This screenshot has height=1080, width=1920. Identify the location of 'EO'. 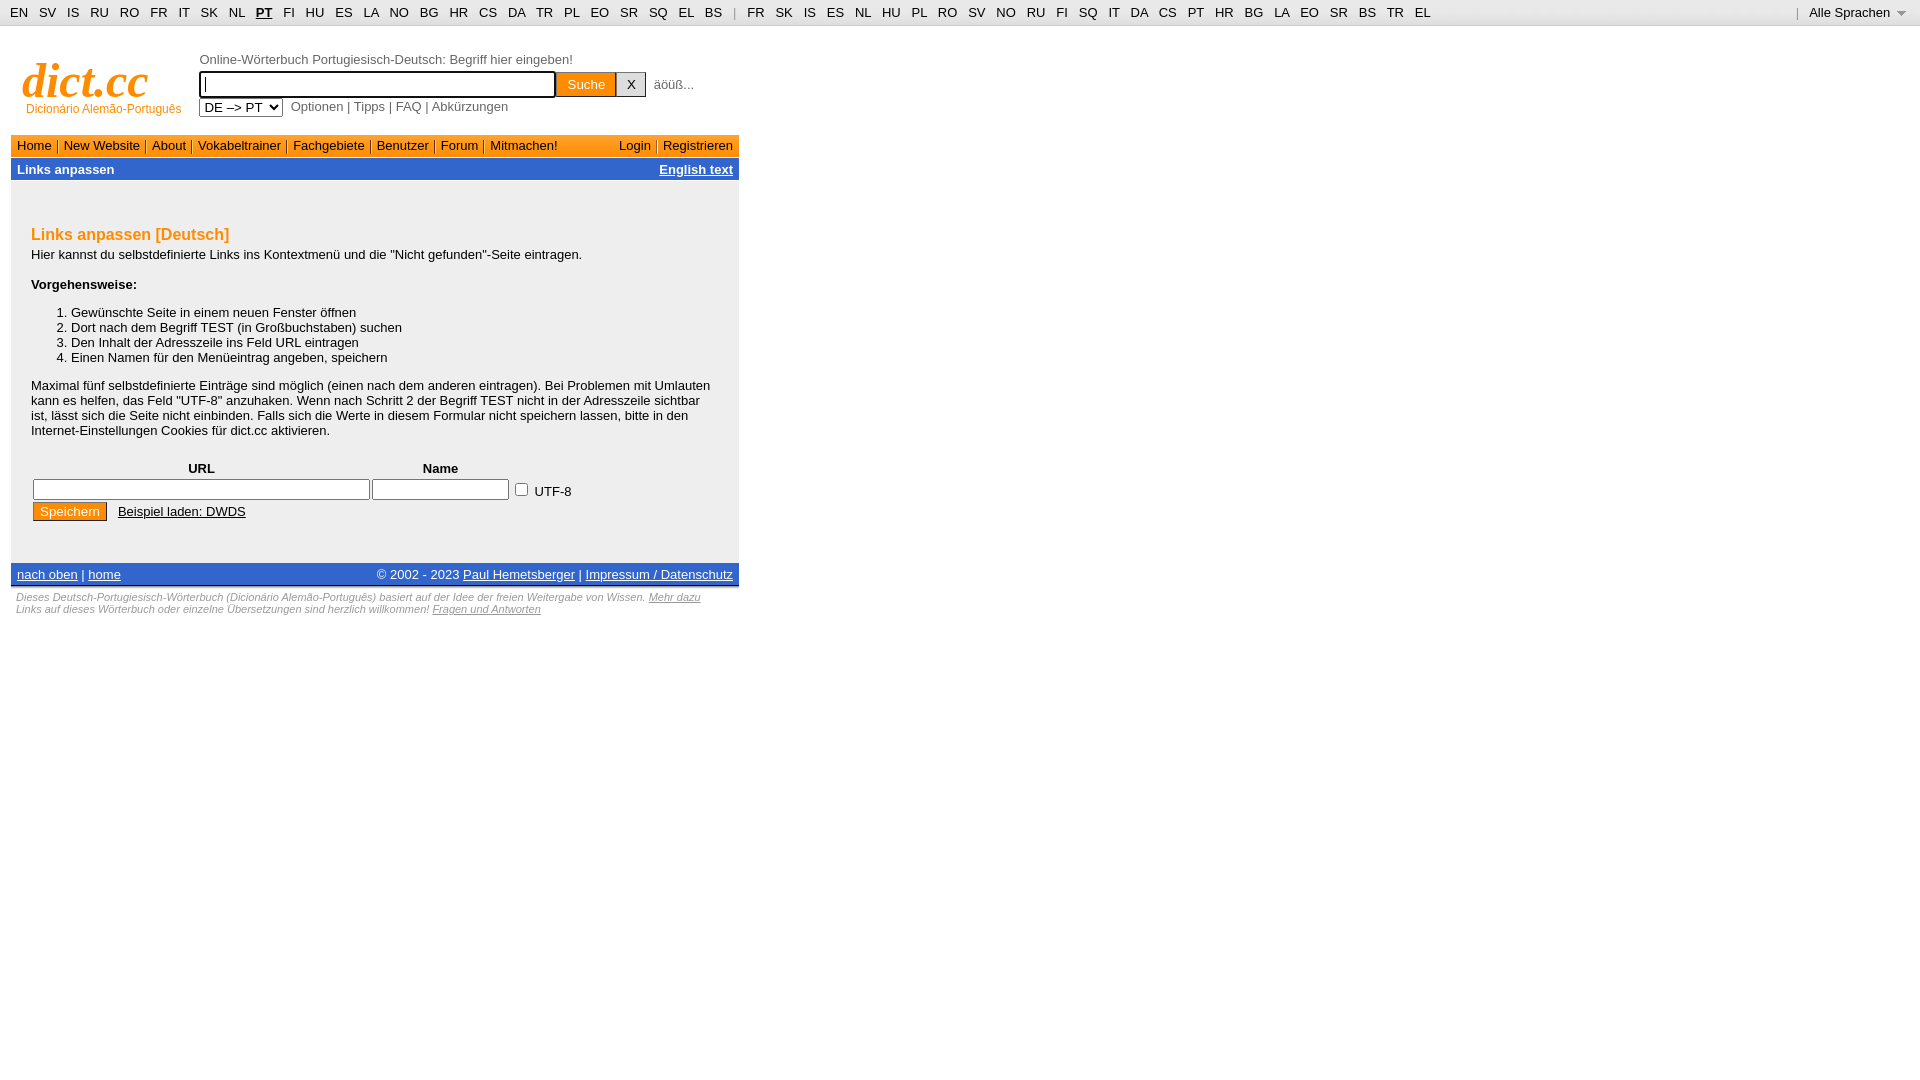
(589, 12).